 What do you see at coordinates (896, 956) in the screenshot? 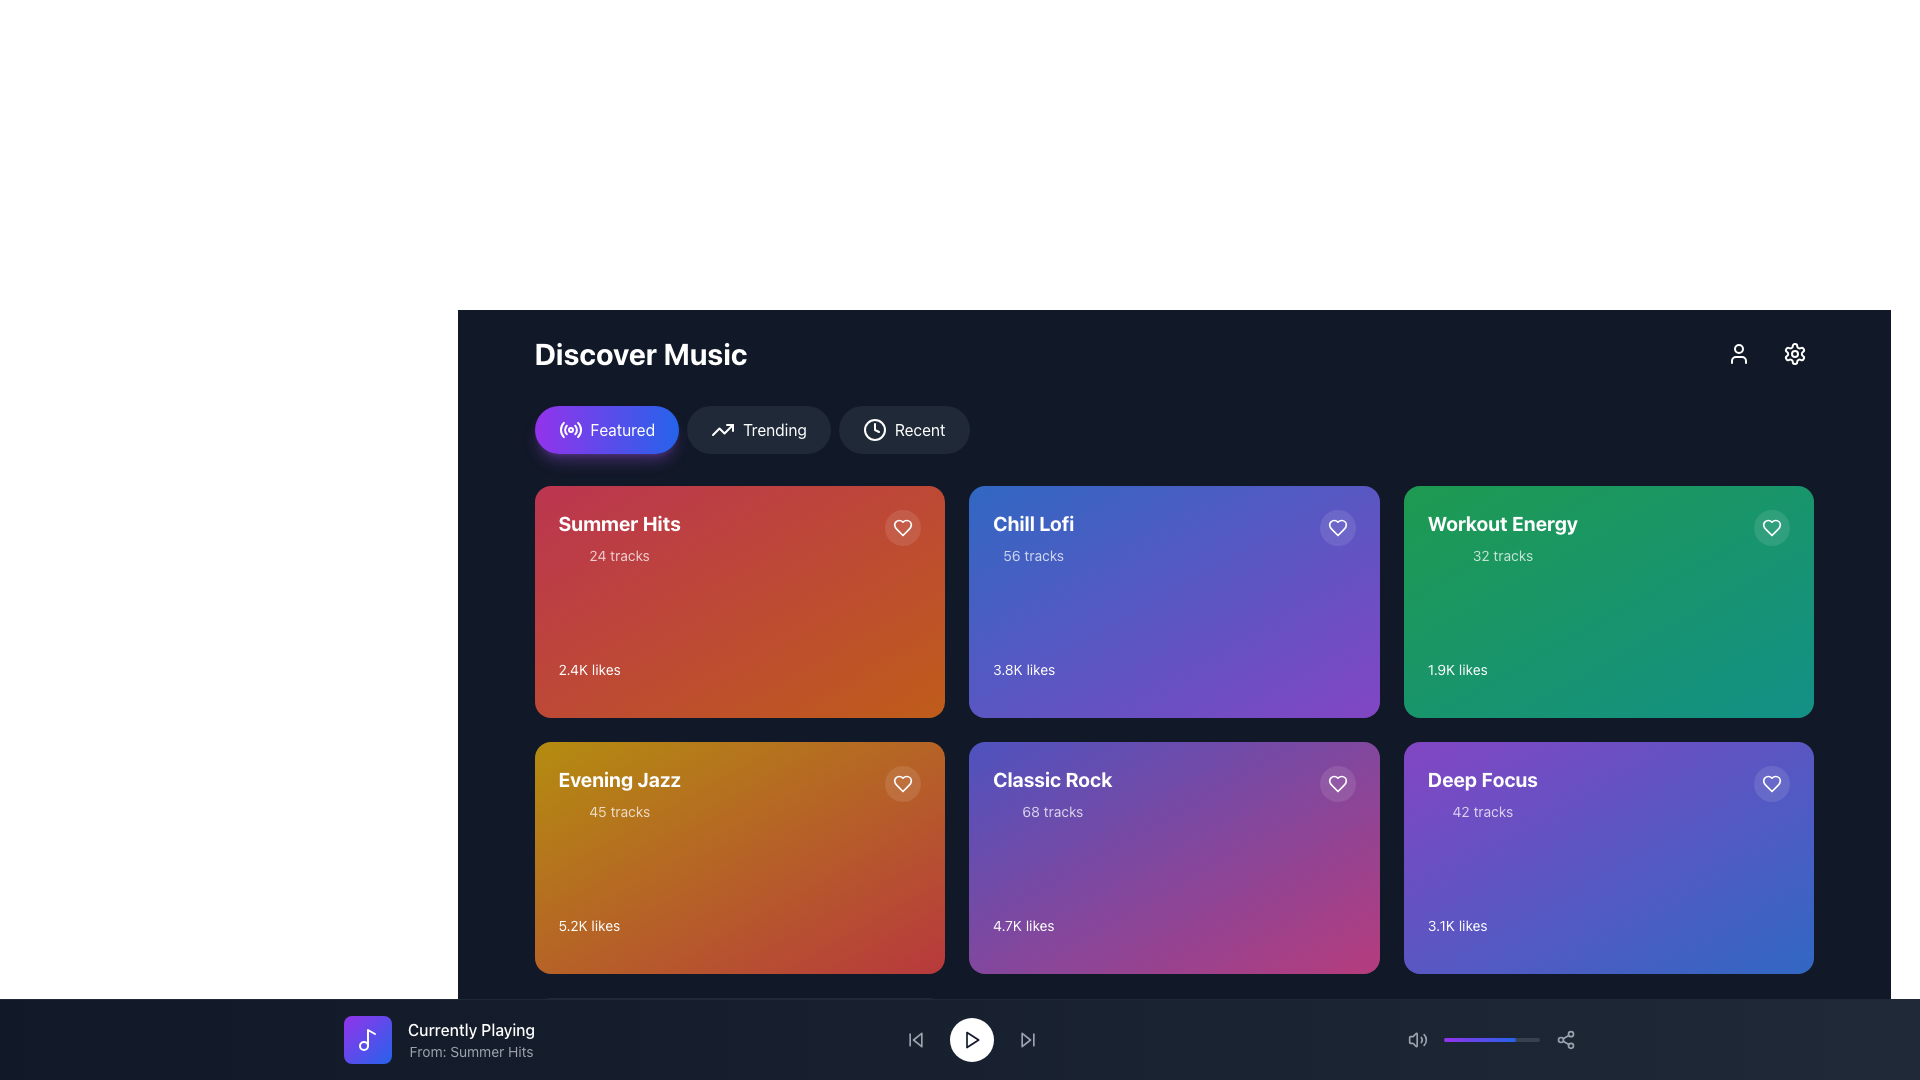
I see `the interactive button located in the bottom-right corner of the 'Evening Jazz' card` at bounding box center [896, 956].